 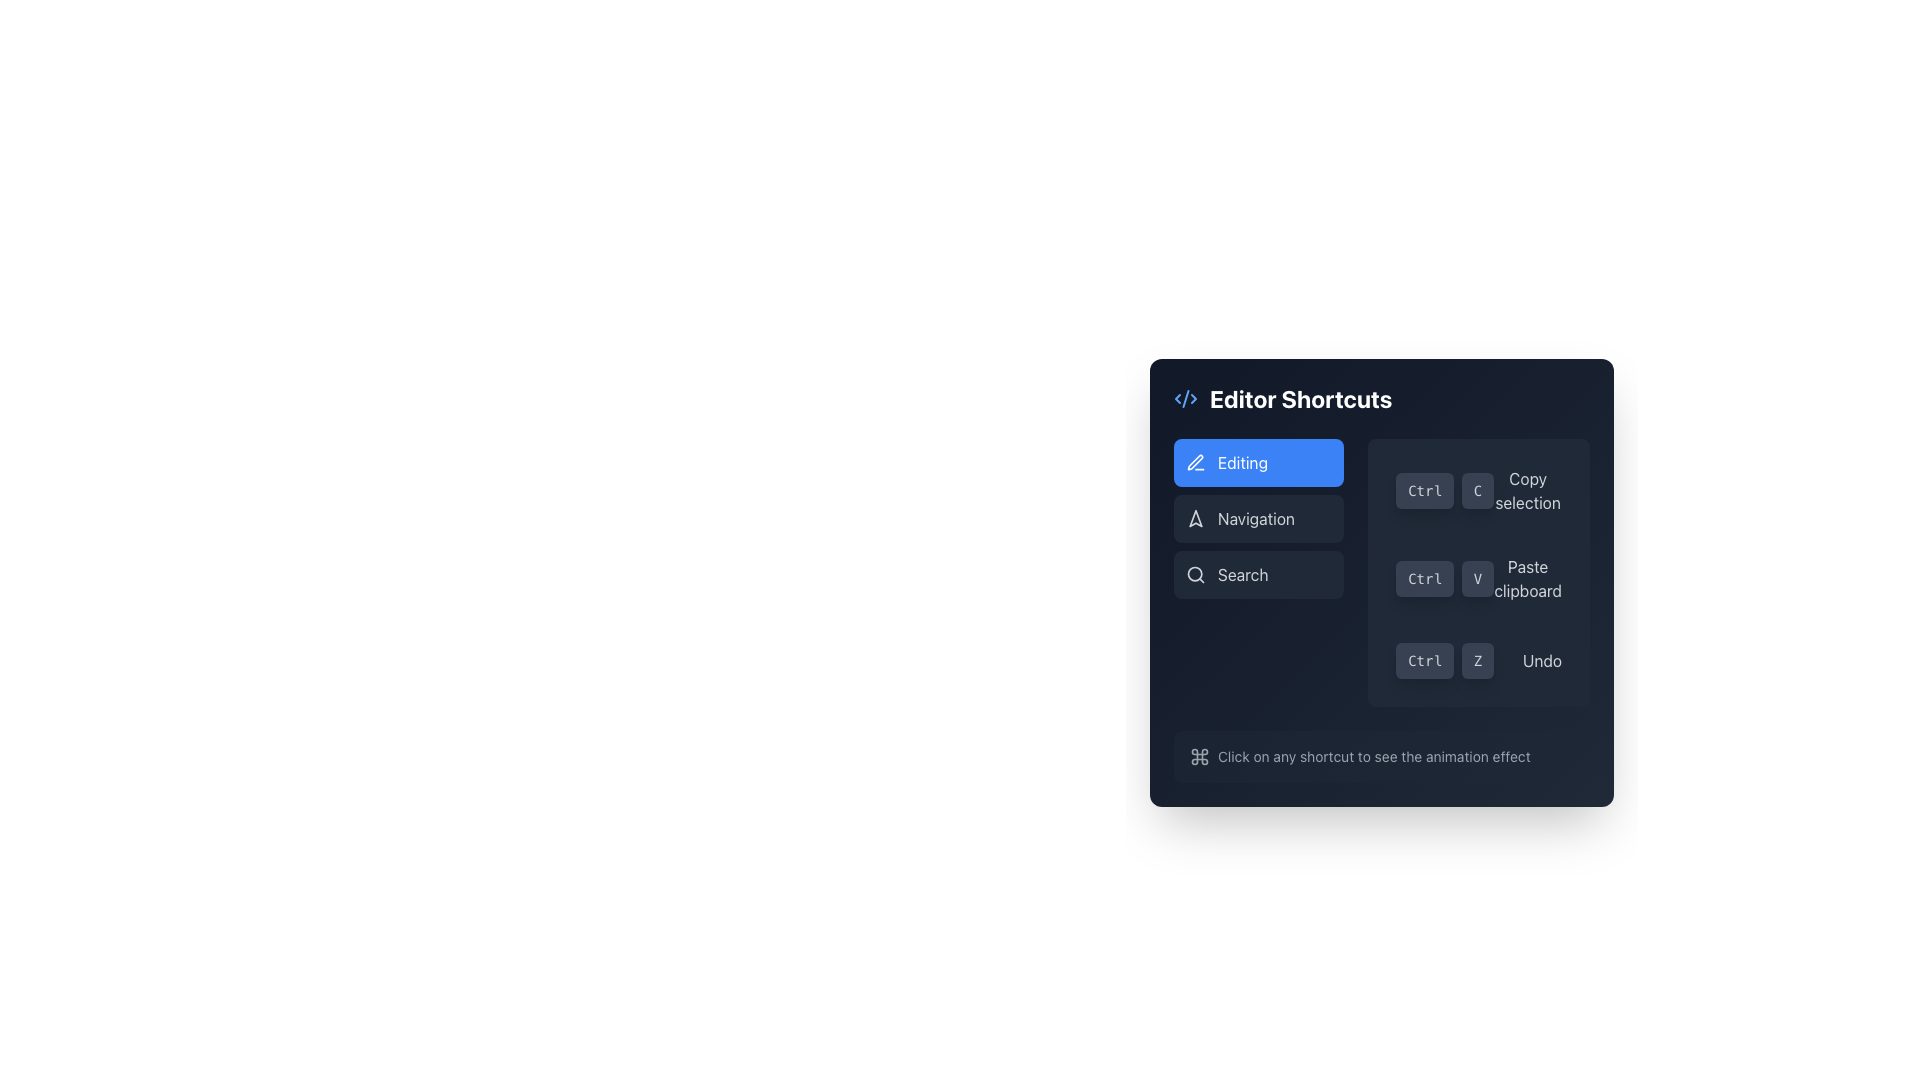 I want to click on the Vertical Navigation Menu located on the left section of the interface panel below the 'Editor Shortcuts' header for keyboard navigation, so click(x=1258, y=573).